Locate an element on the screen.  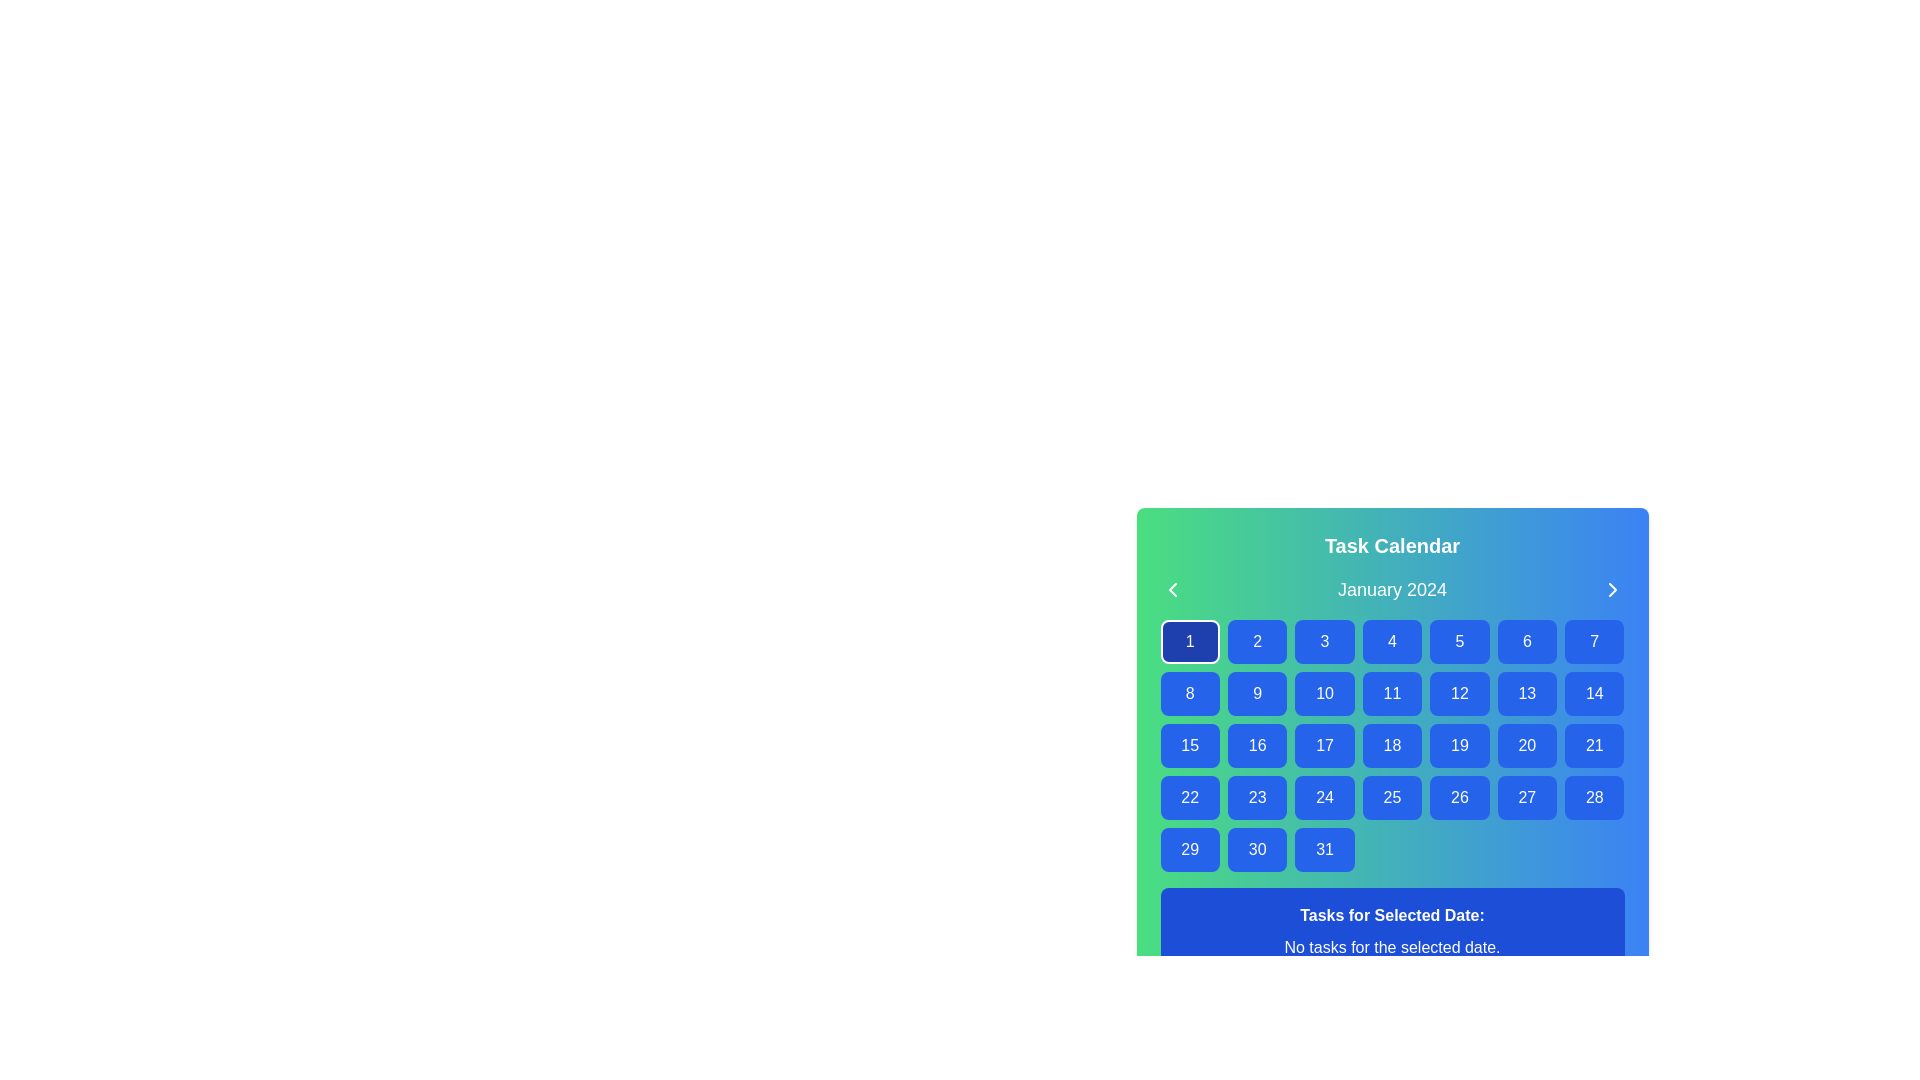
to select the 22nd day of the month in the calendar layout located in the fifth row and first column of the 'Task Calendar' is located at coordinates (1190, 797).